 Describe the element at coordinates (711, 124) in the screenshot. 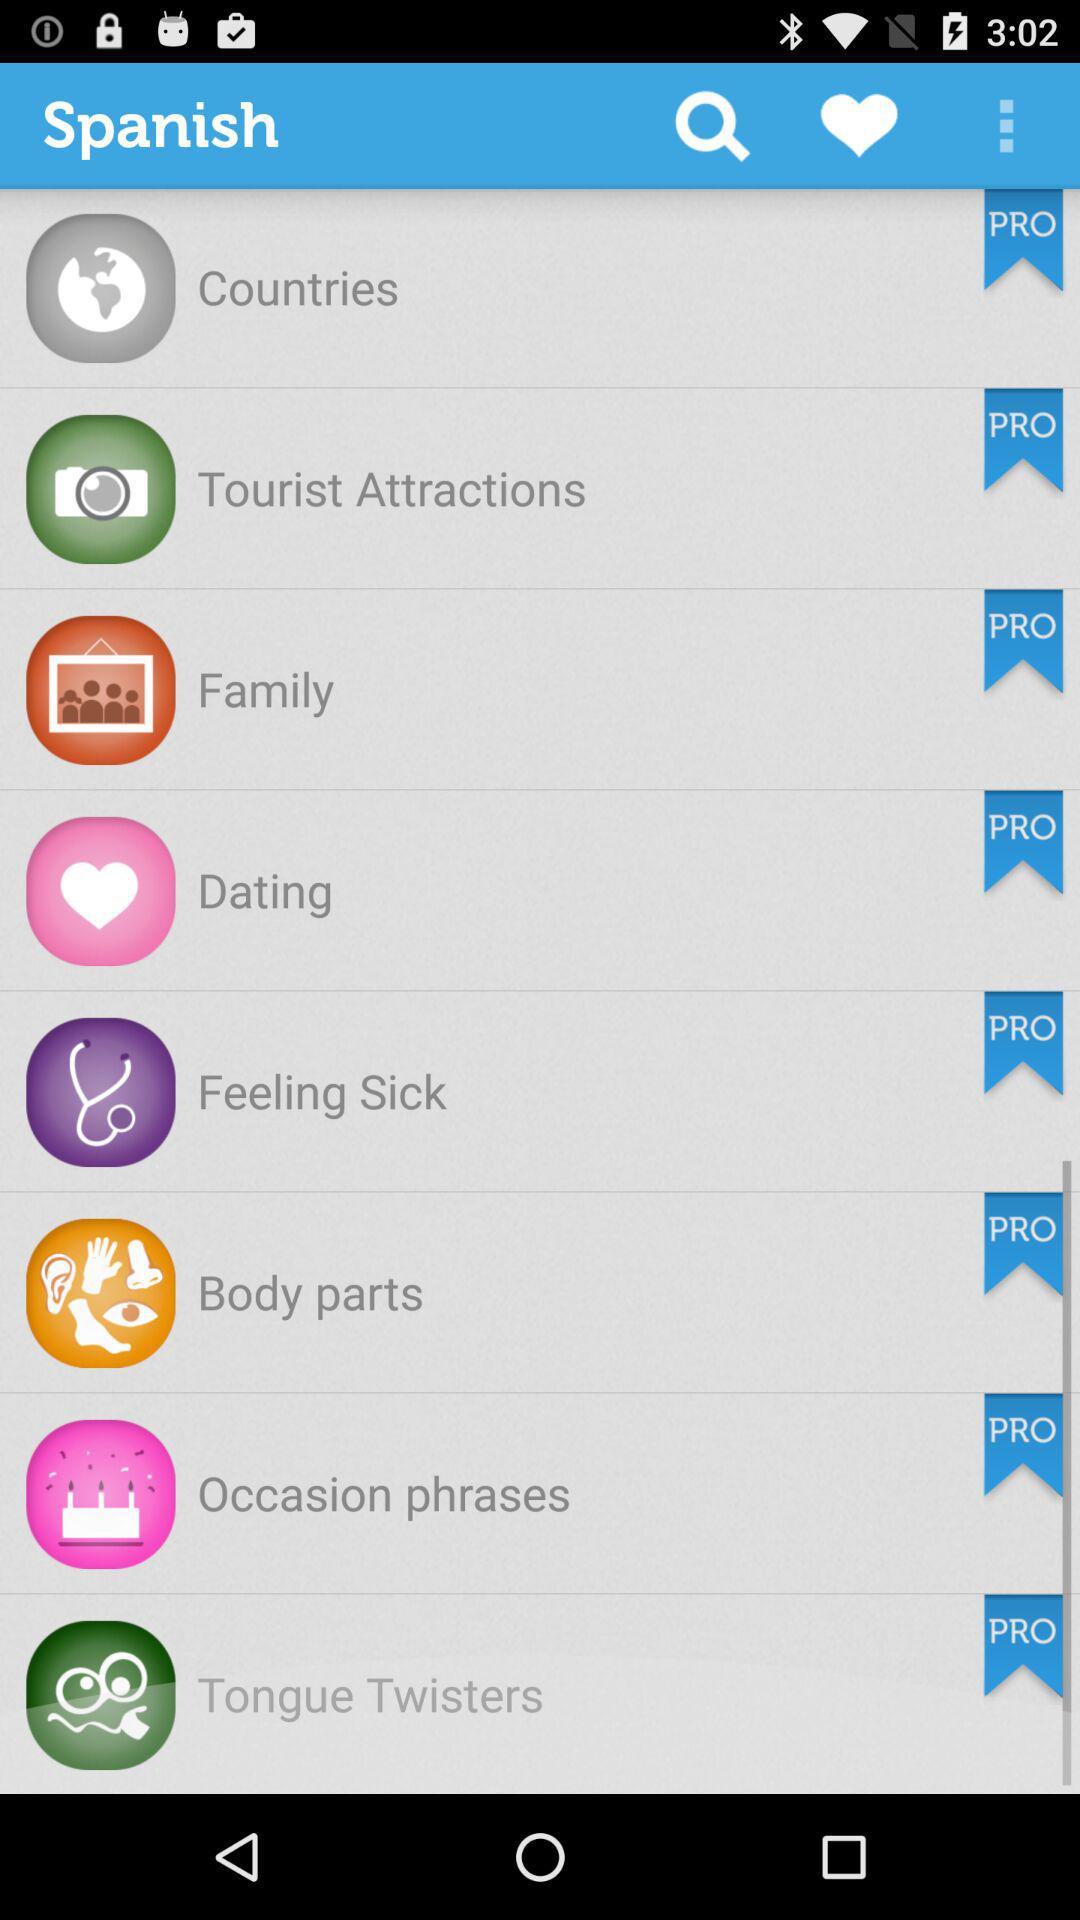

I see `icon next to the spanish icon` at that location.